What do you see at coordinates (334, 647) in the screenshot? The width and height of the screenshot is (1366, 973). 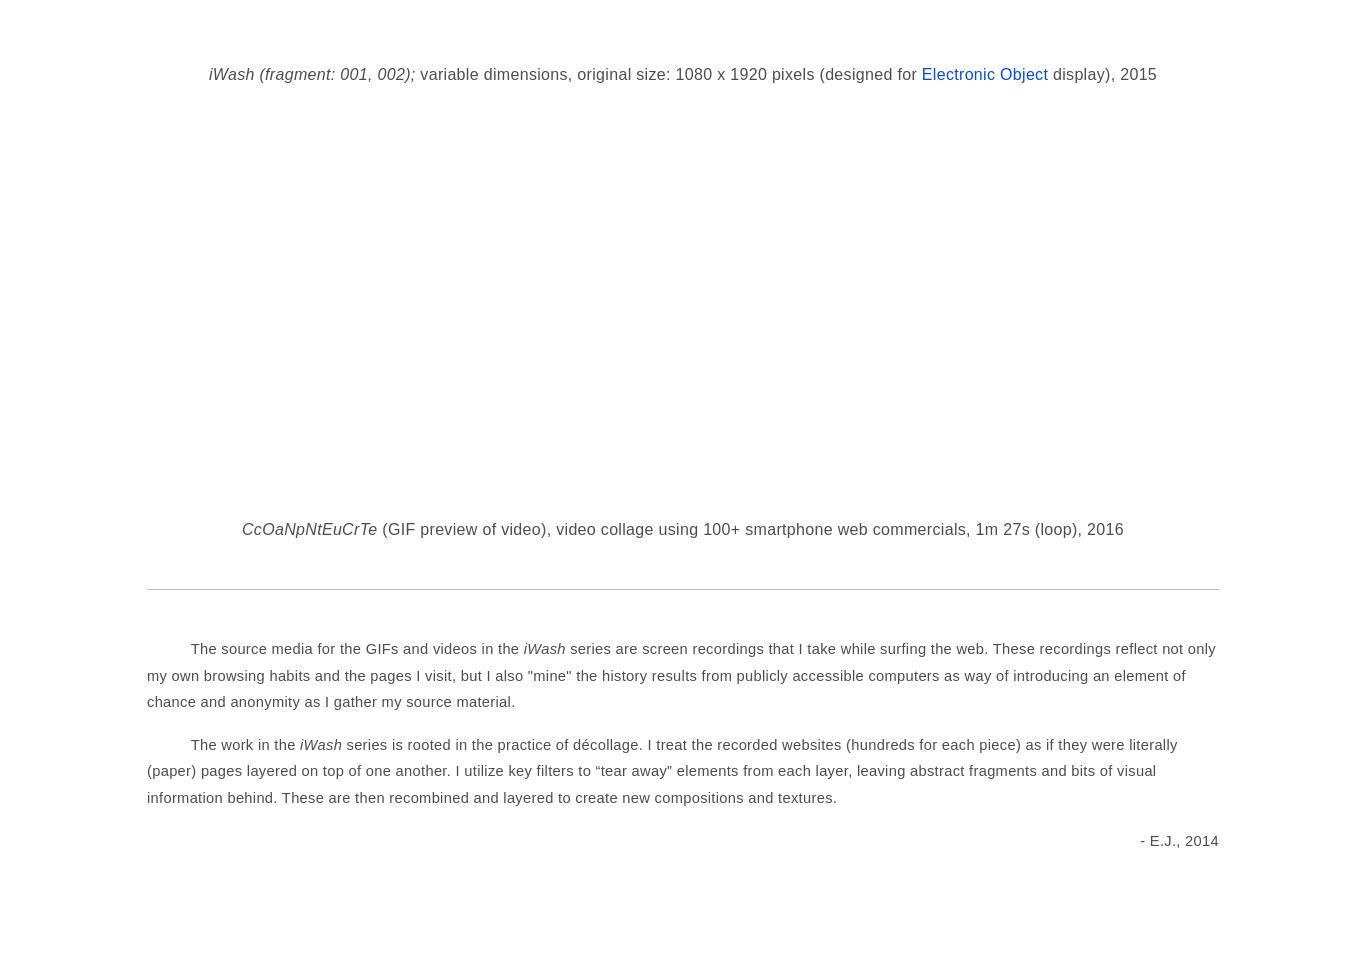 I see `'The source media for the GIFs and videos in the'` at bounding box center [334, 647].